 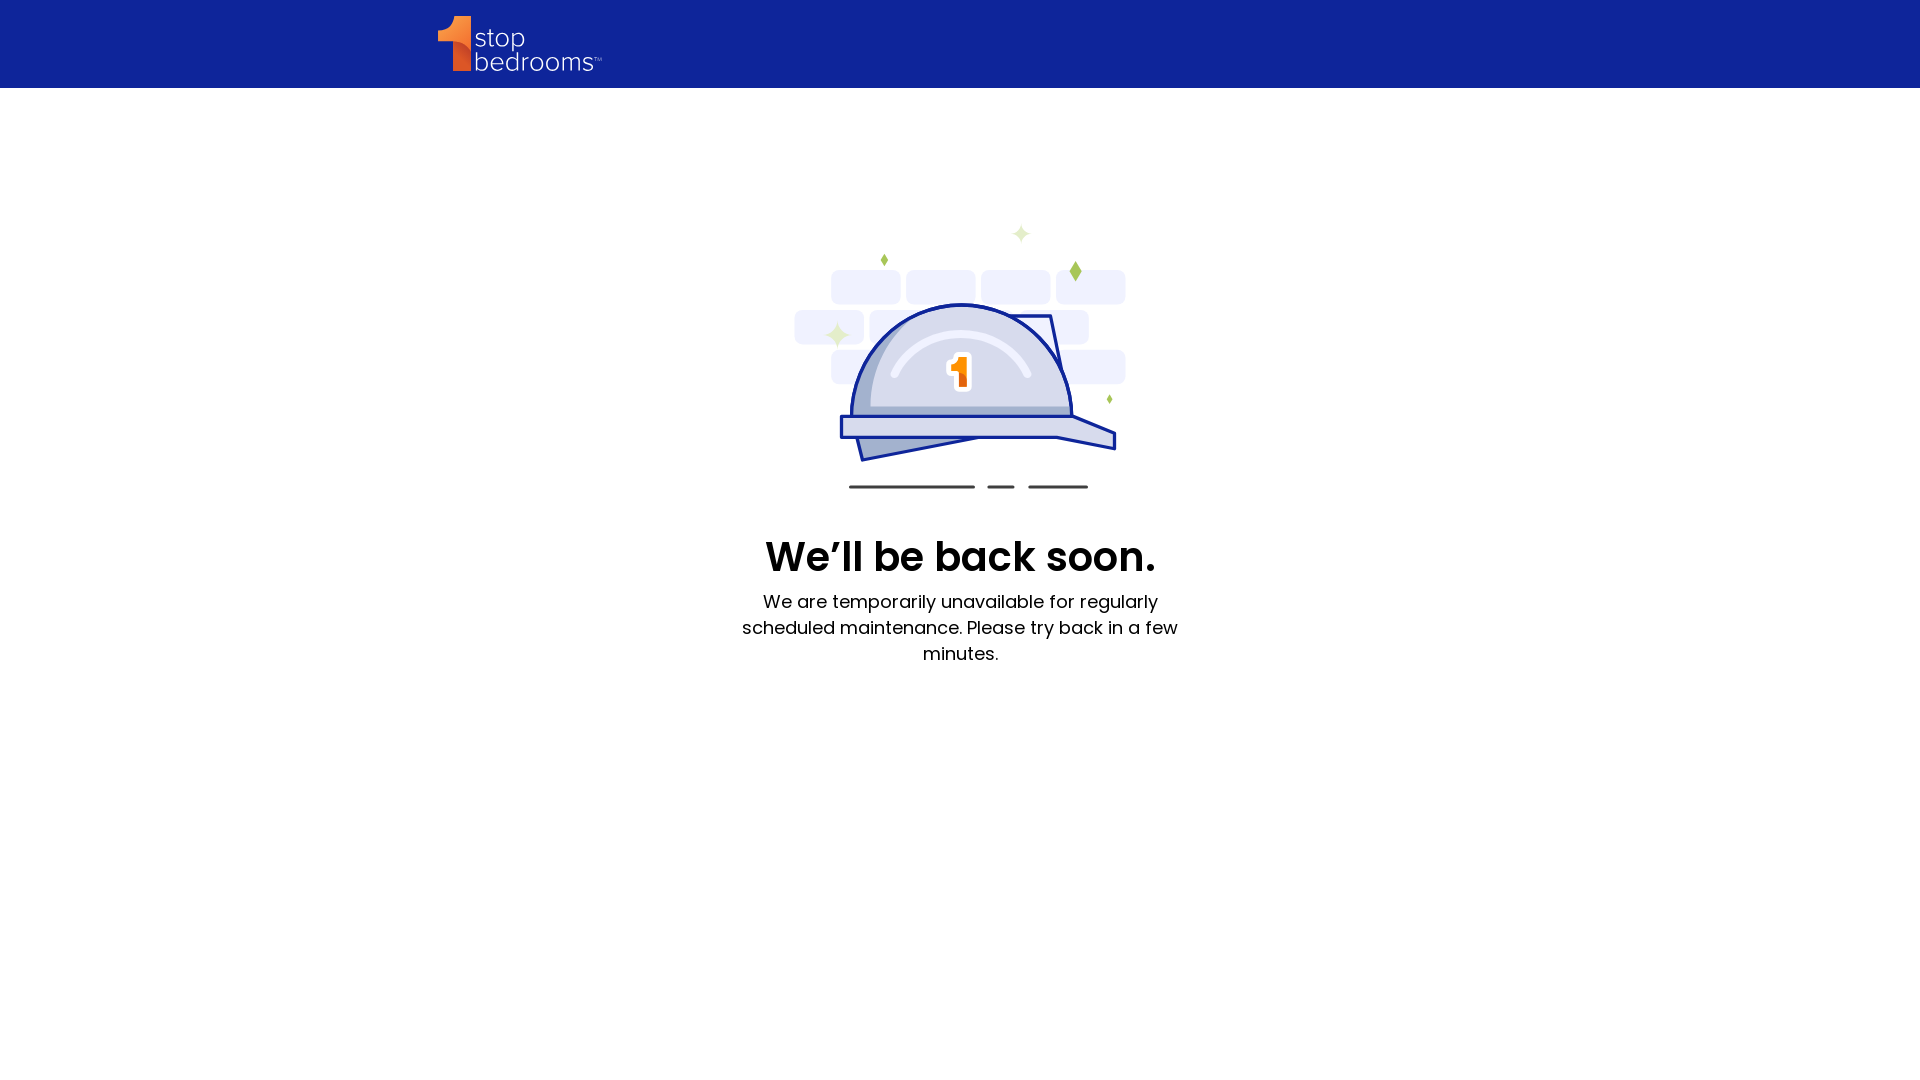 What do you see at coordinates (519, 43) in the screenshot?
I see `'1StopBedrooms'` at bounding box center [519, 43].